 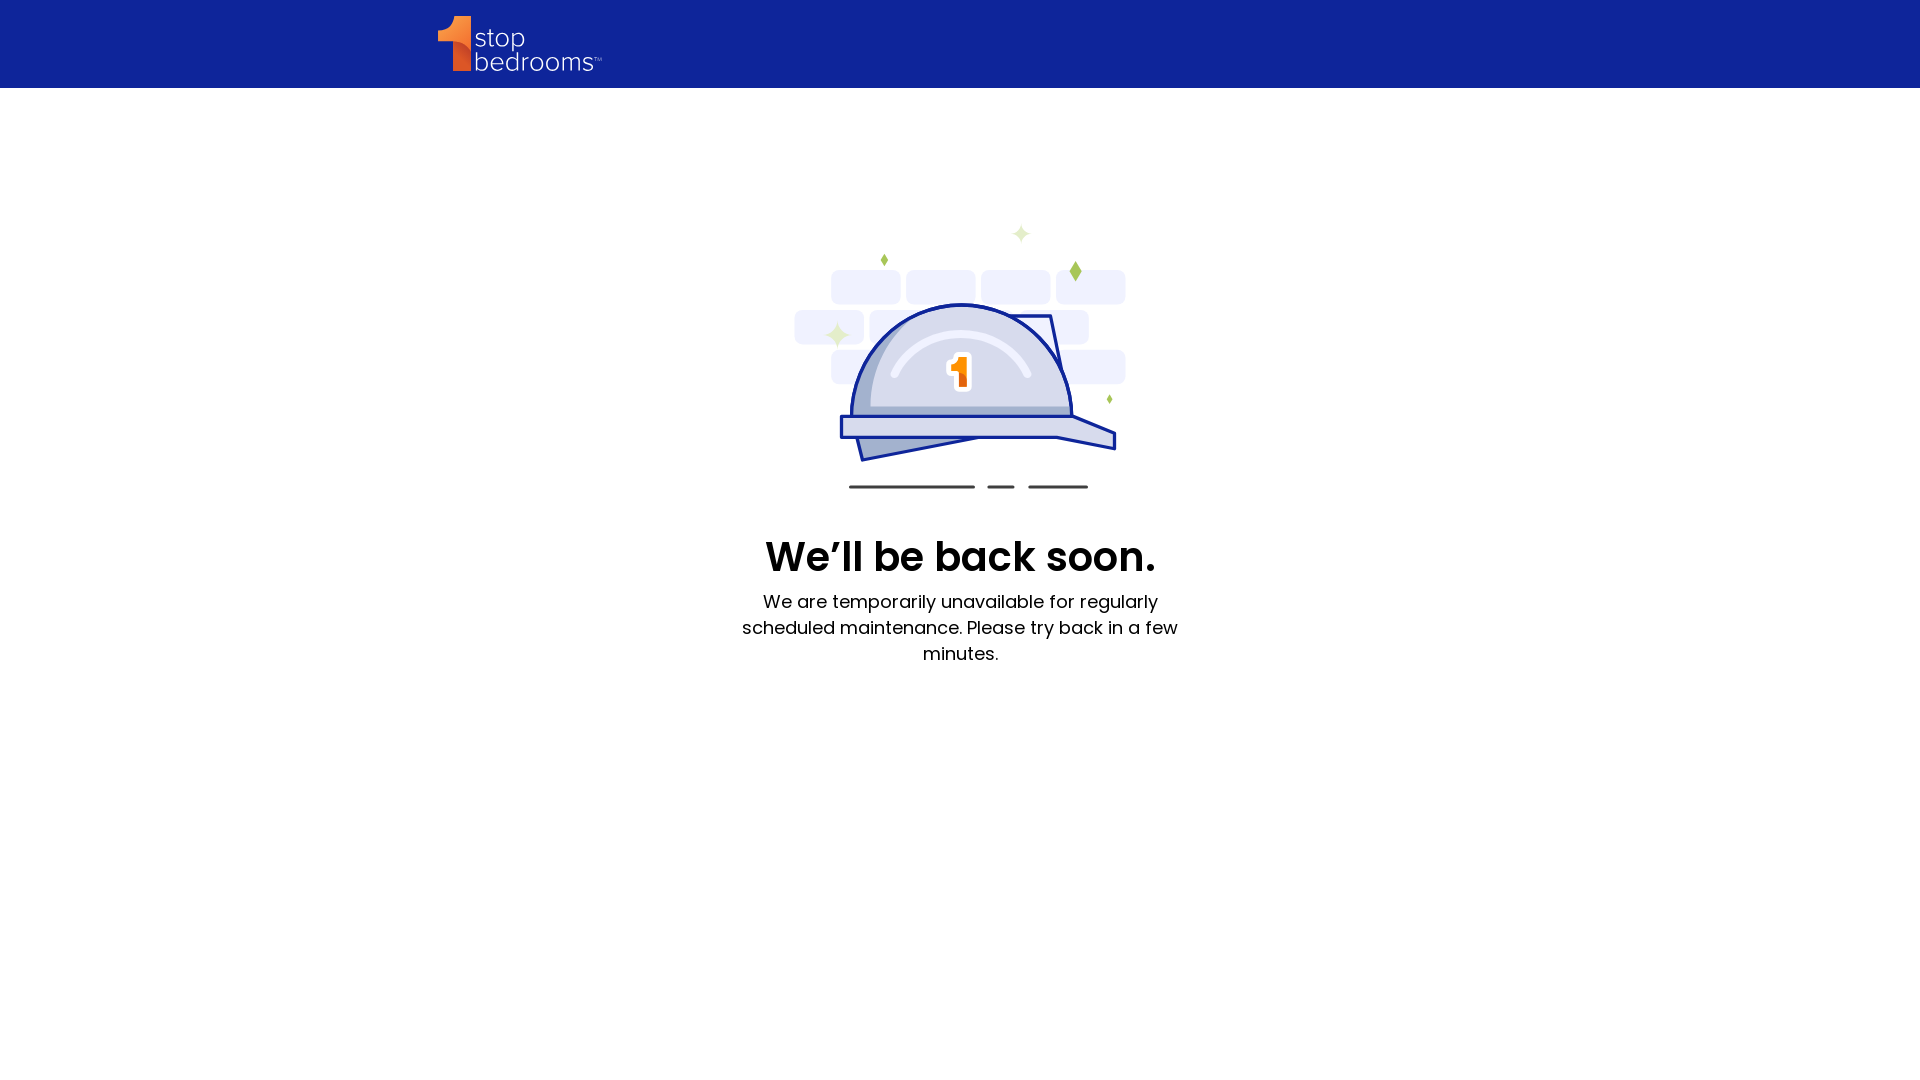 What do you see at coordinates (519, 43) in the screenshot?
I see `'1StopBedrooms'` at bounding box center [519, 43].